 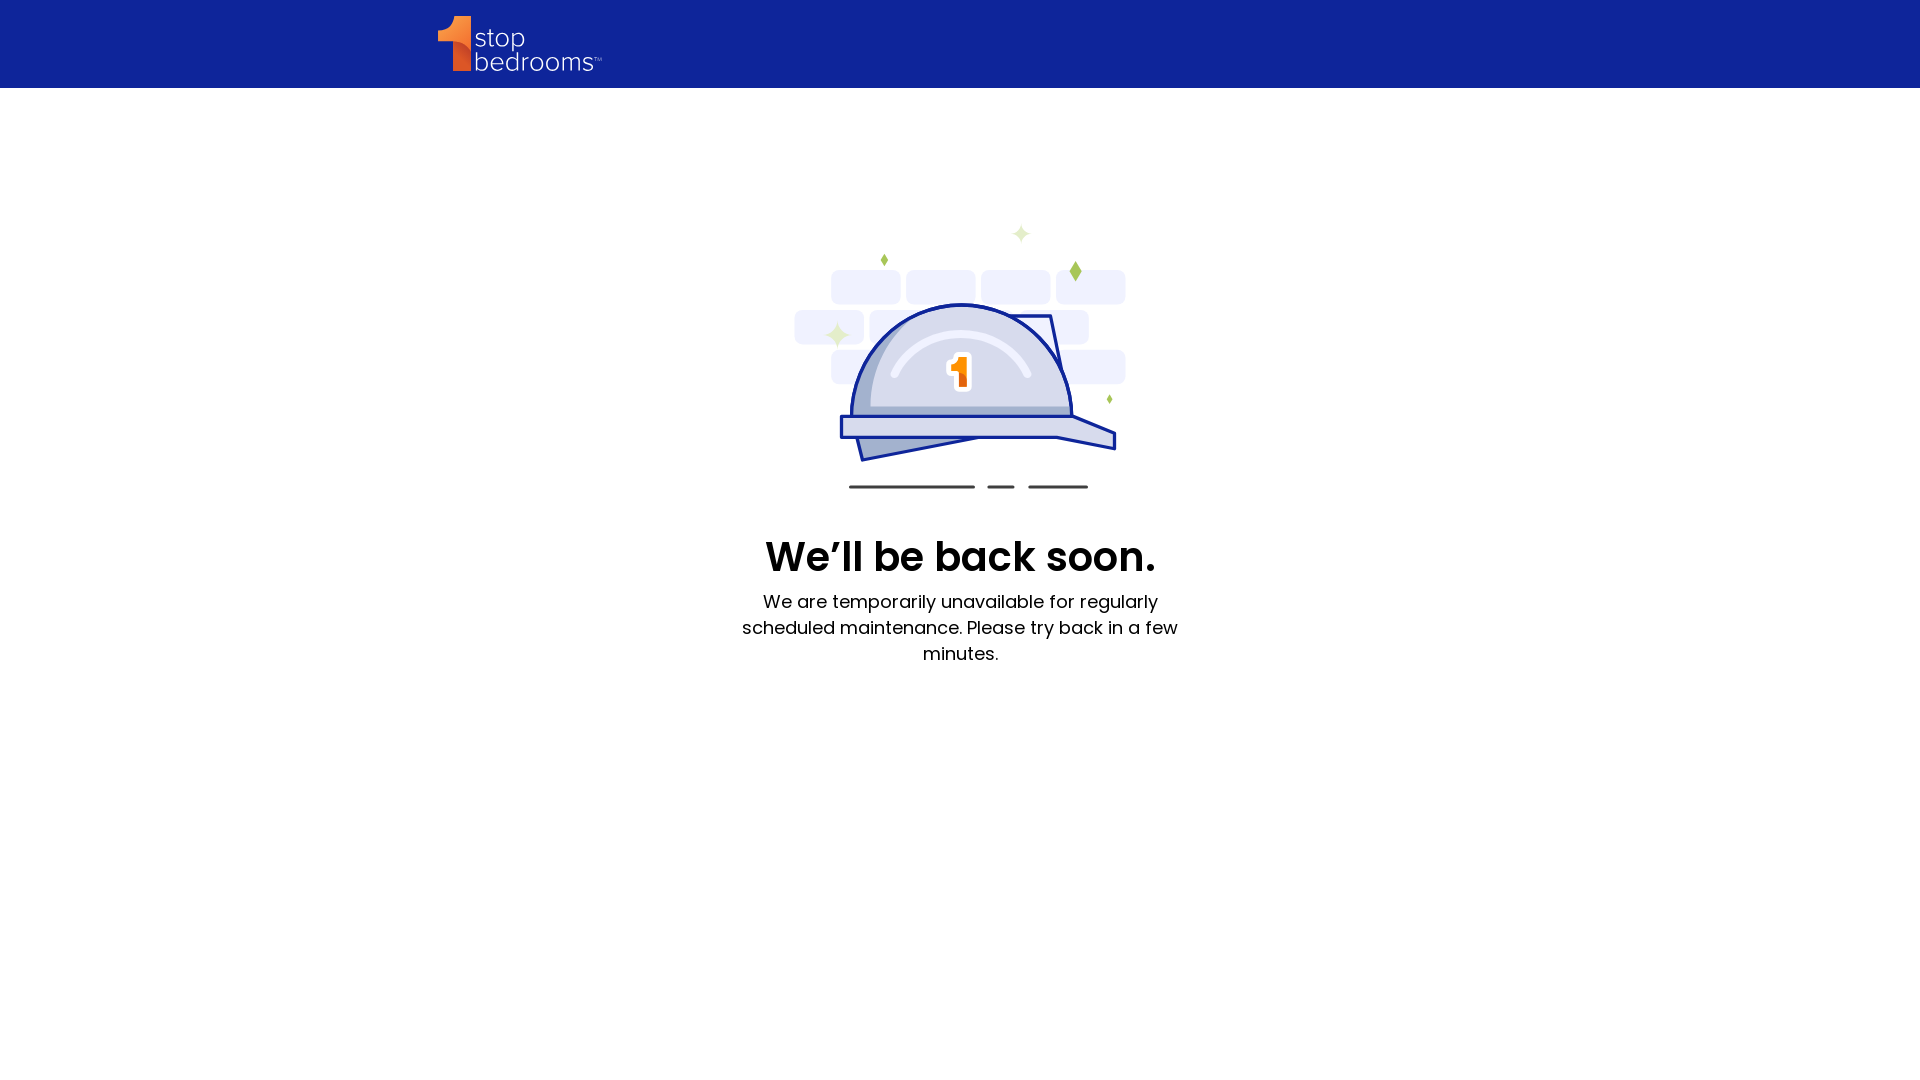 What do you see at coordinates (519, 43) in the screenshot?
I see `'1StopBedrooms'` at bounding box center [519, 43].